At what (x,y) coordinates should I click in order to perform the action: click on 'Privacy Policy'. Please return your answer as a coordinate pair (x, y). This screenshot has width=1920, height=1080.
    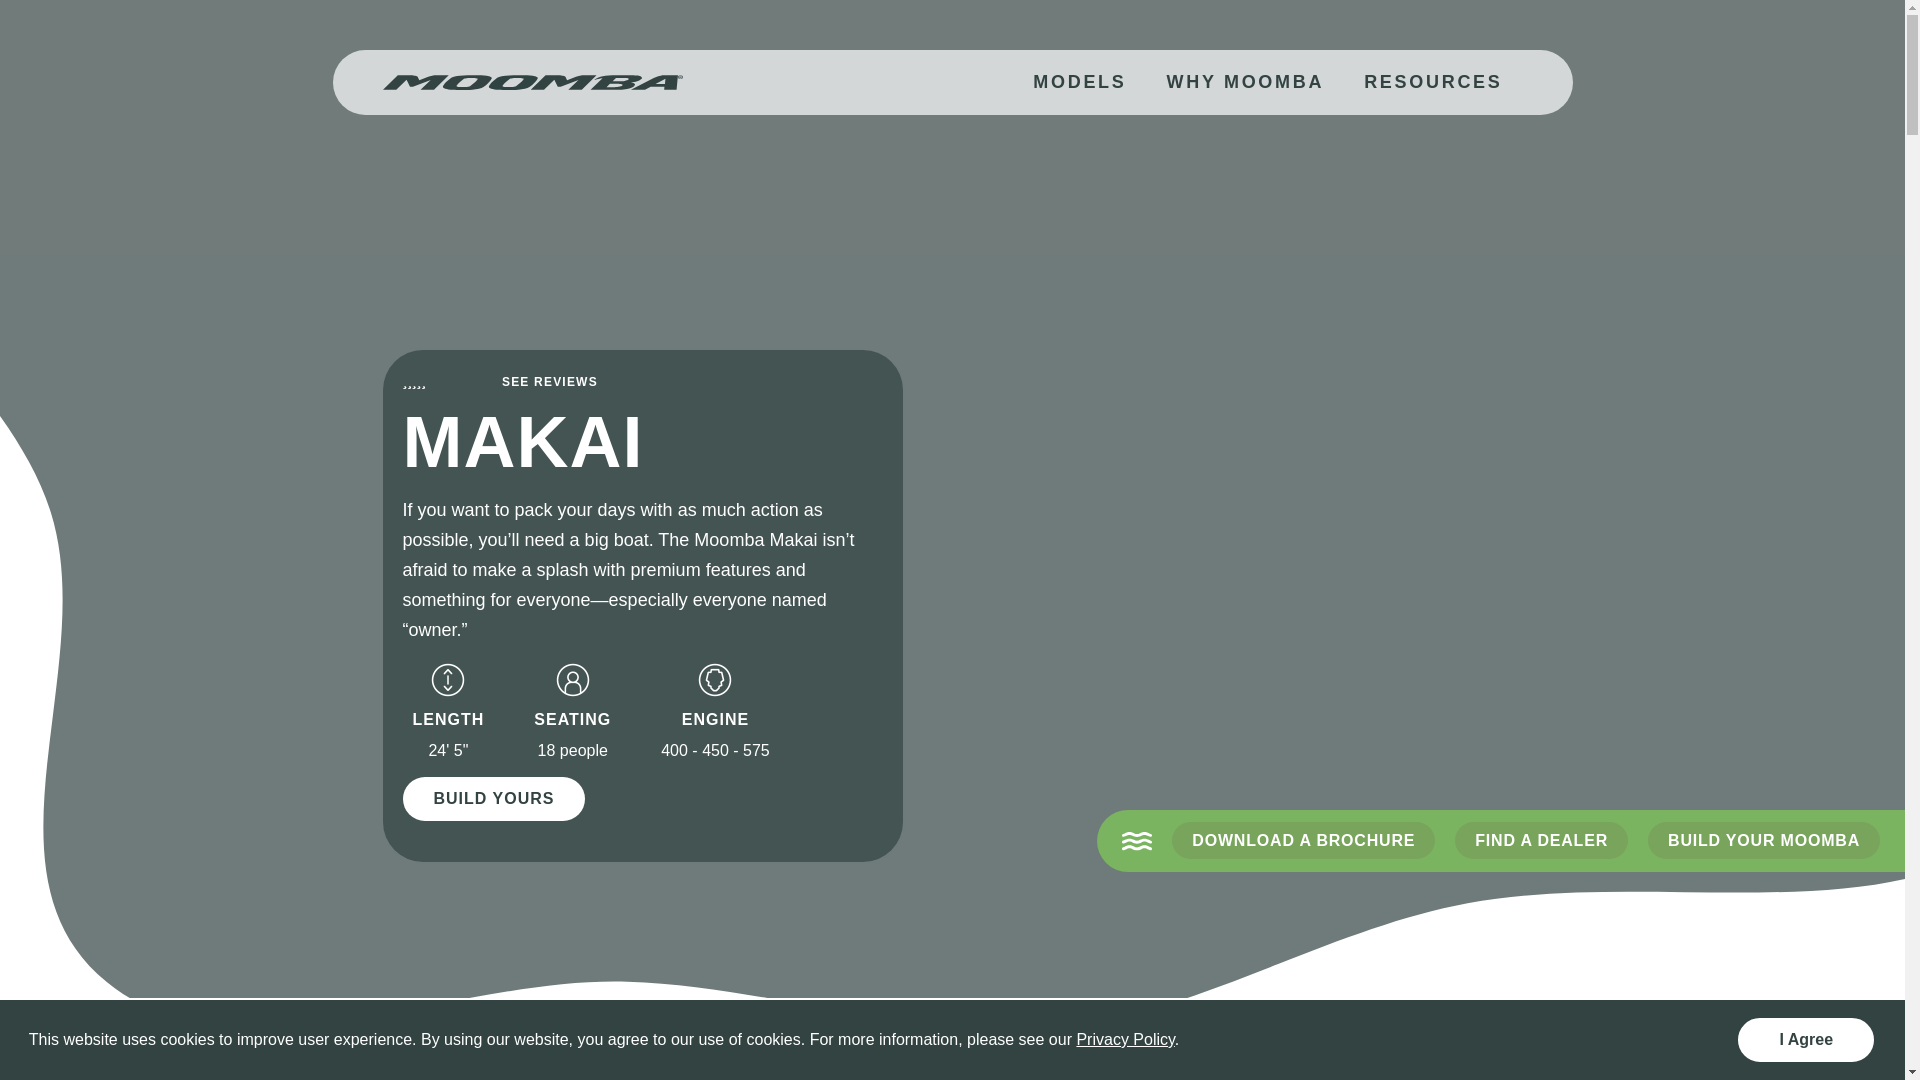
    Looking at the image, I should click on (1124, 1038).